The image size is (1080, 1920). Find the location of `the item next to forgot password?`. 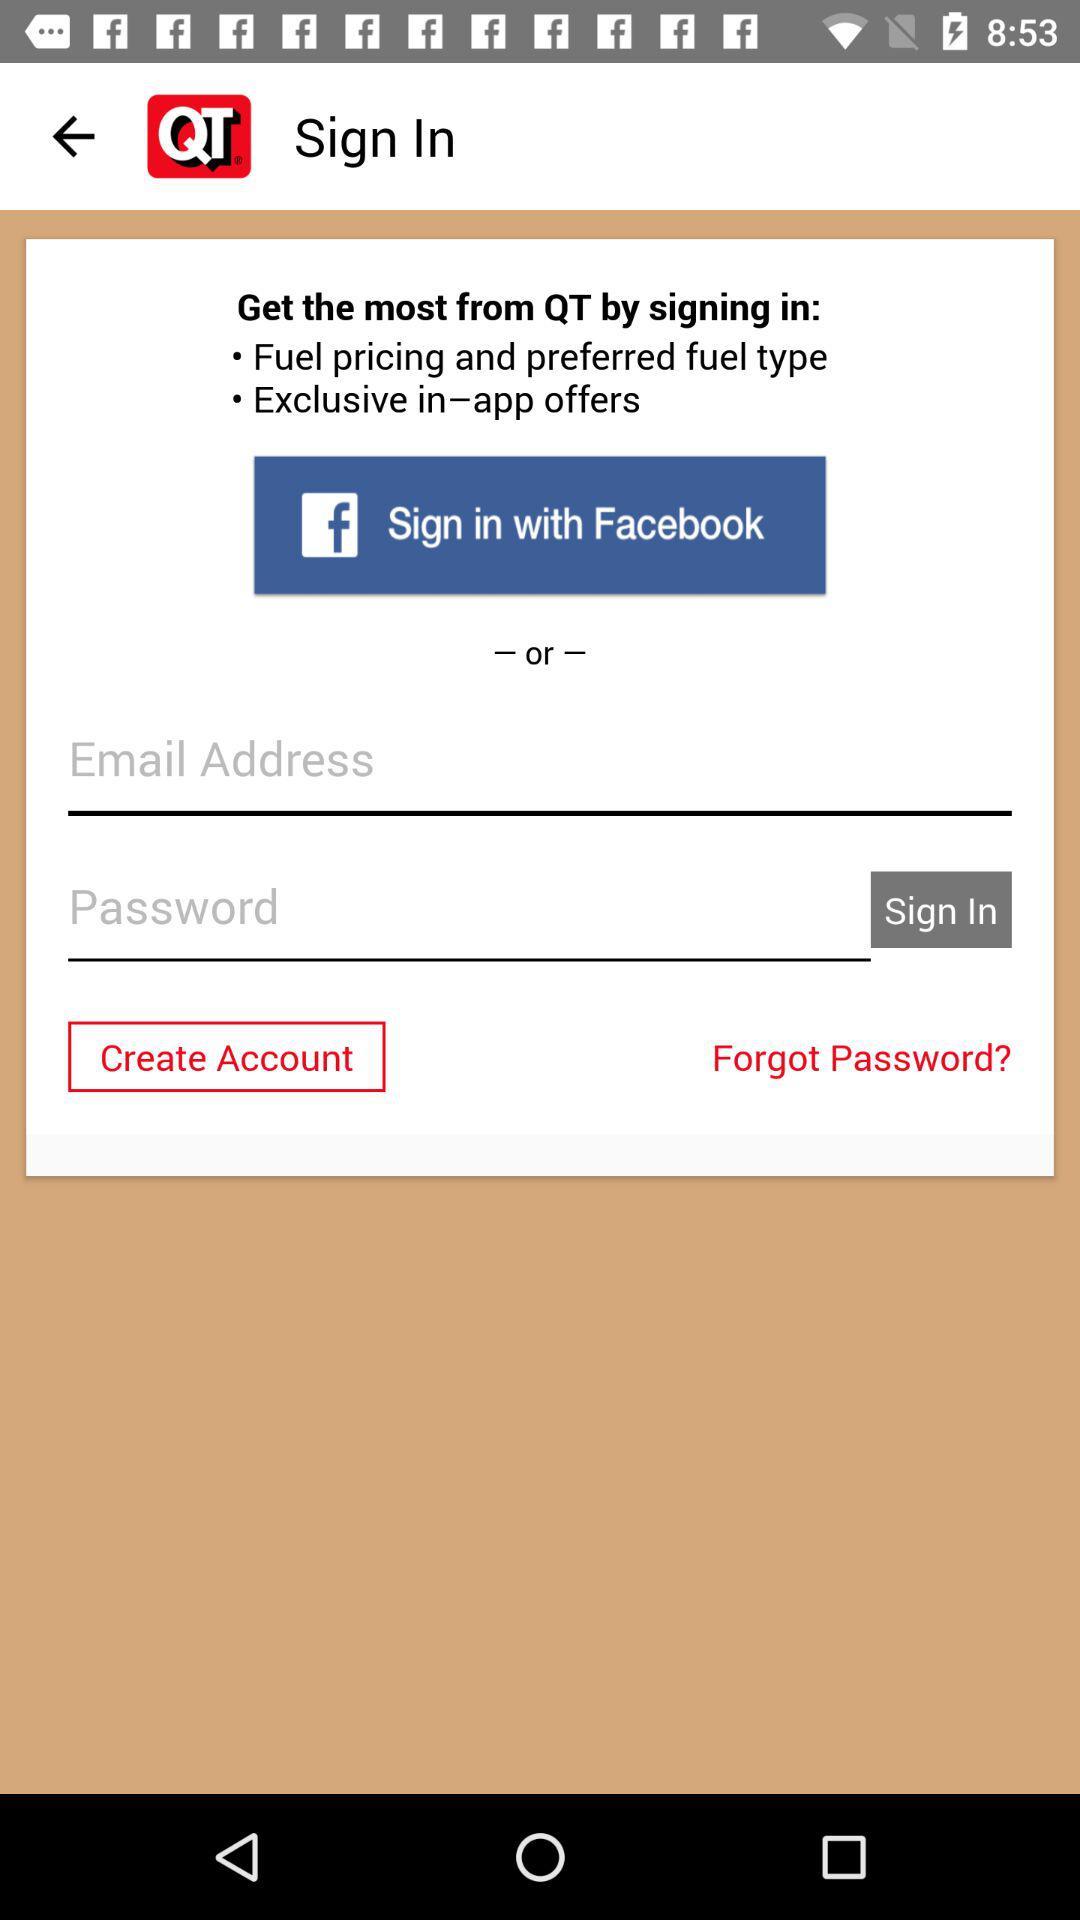

the item next to forgot password? is located at coordinates (225, 1055).